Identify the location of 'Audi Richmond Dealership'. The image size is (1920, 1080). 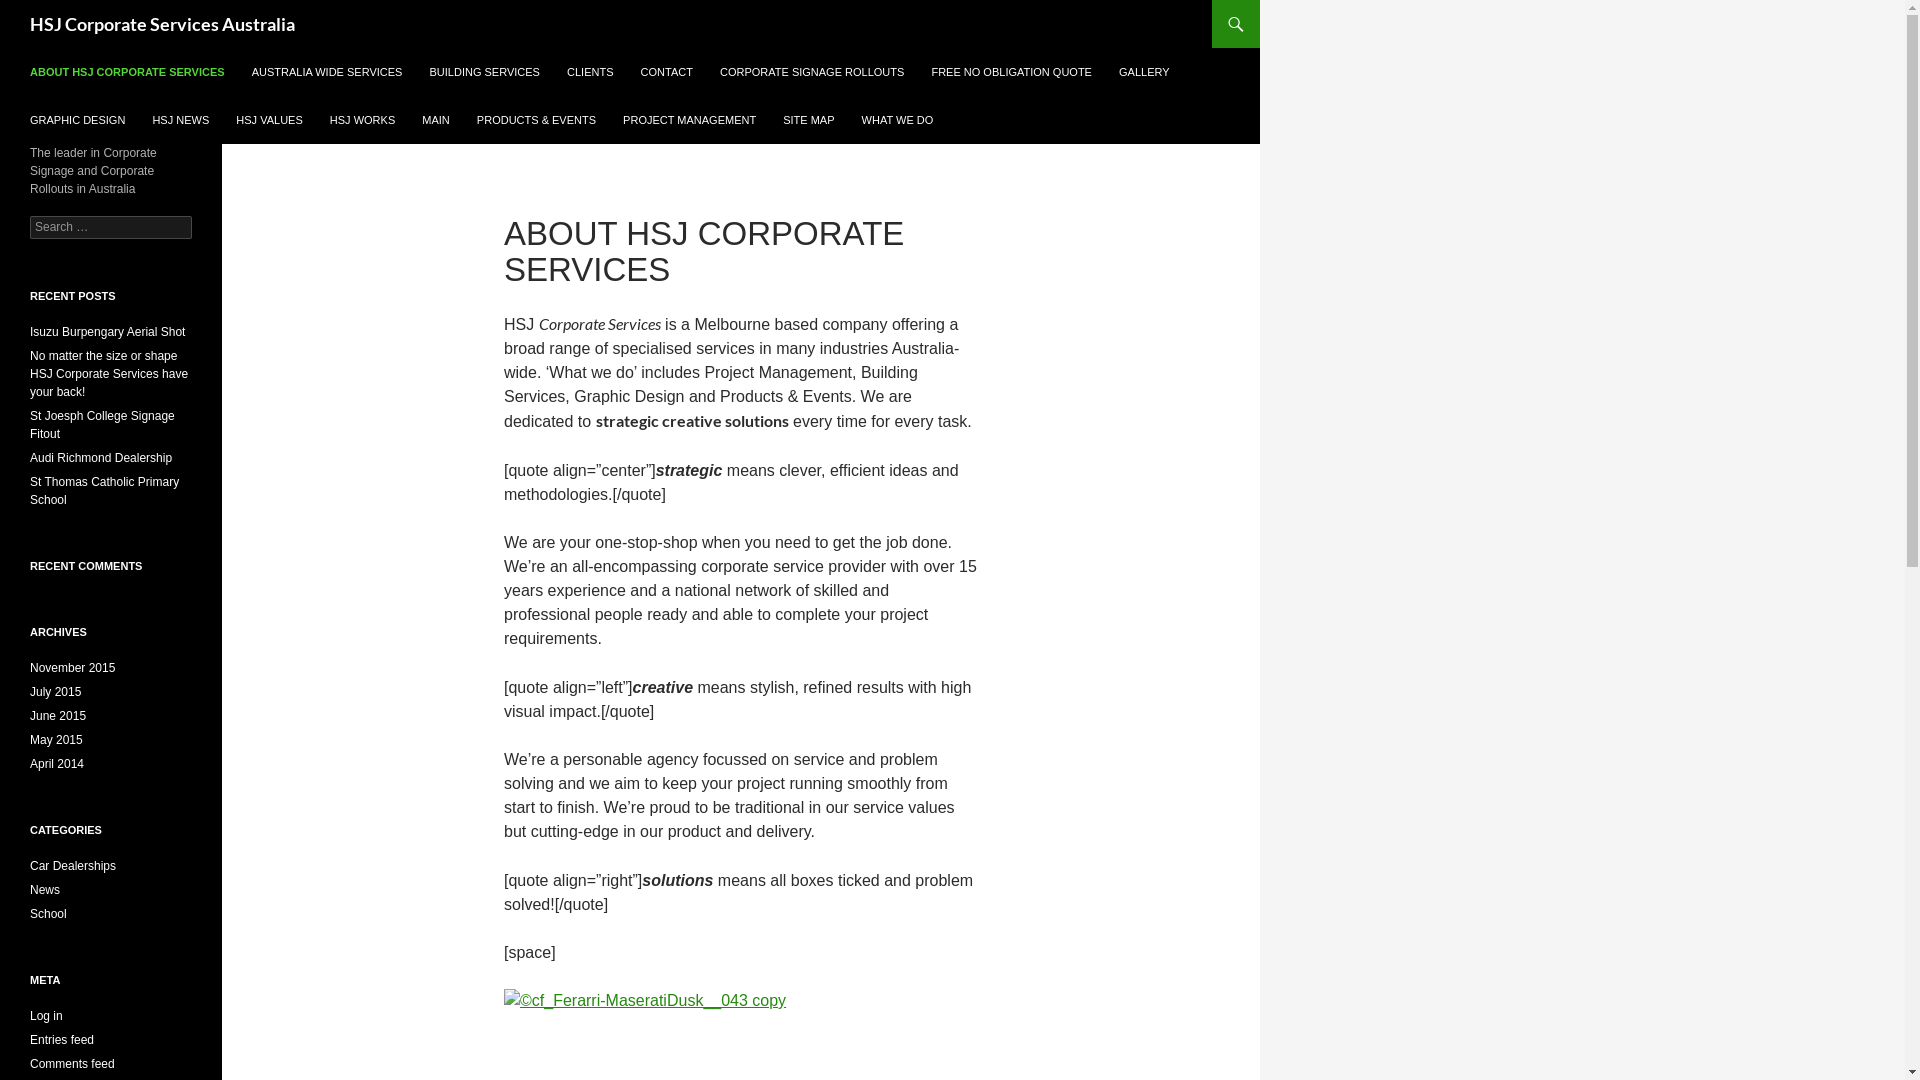
(99, 458).